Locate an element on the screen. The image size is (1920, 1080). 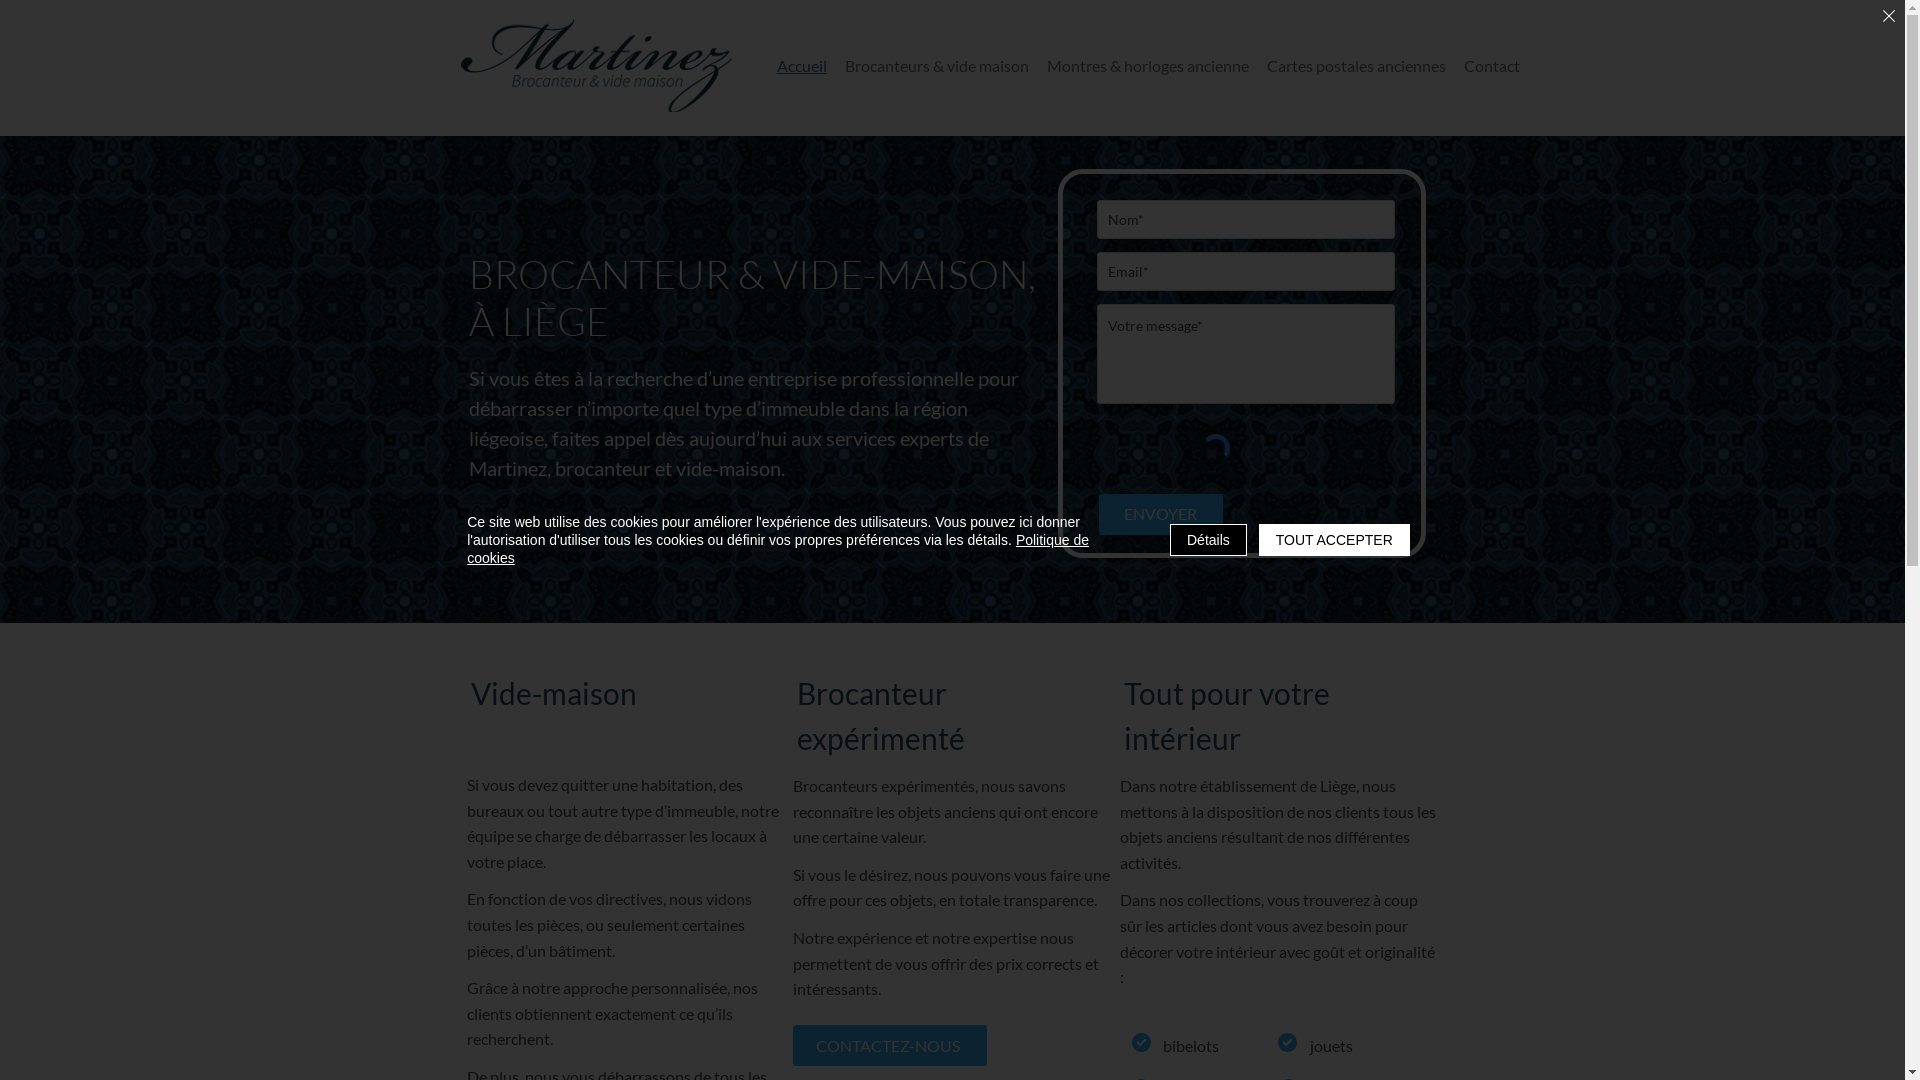
'ENVOYER' is located at coordinates (1160, 513).